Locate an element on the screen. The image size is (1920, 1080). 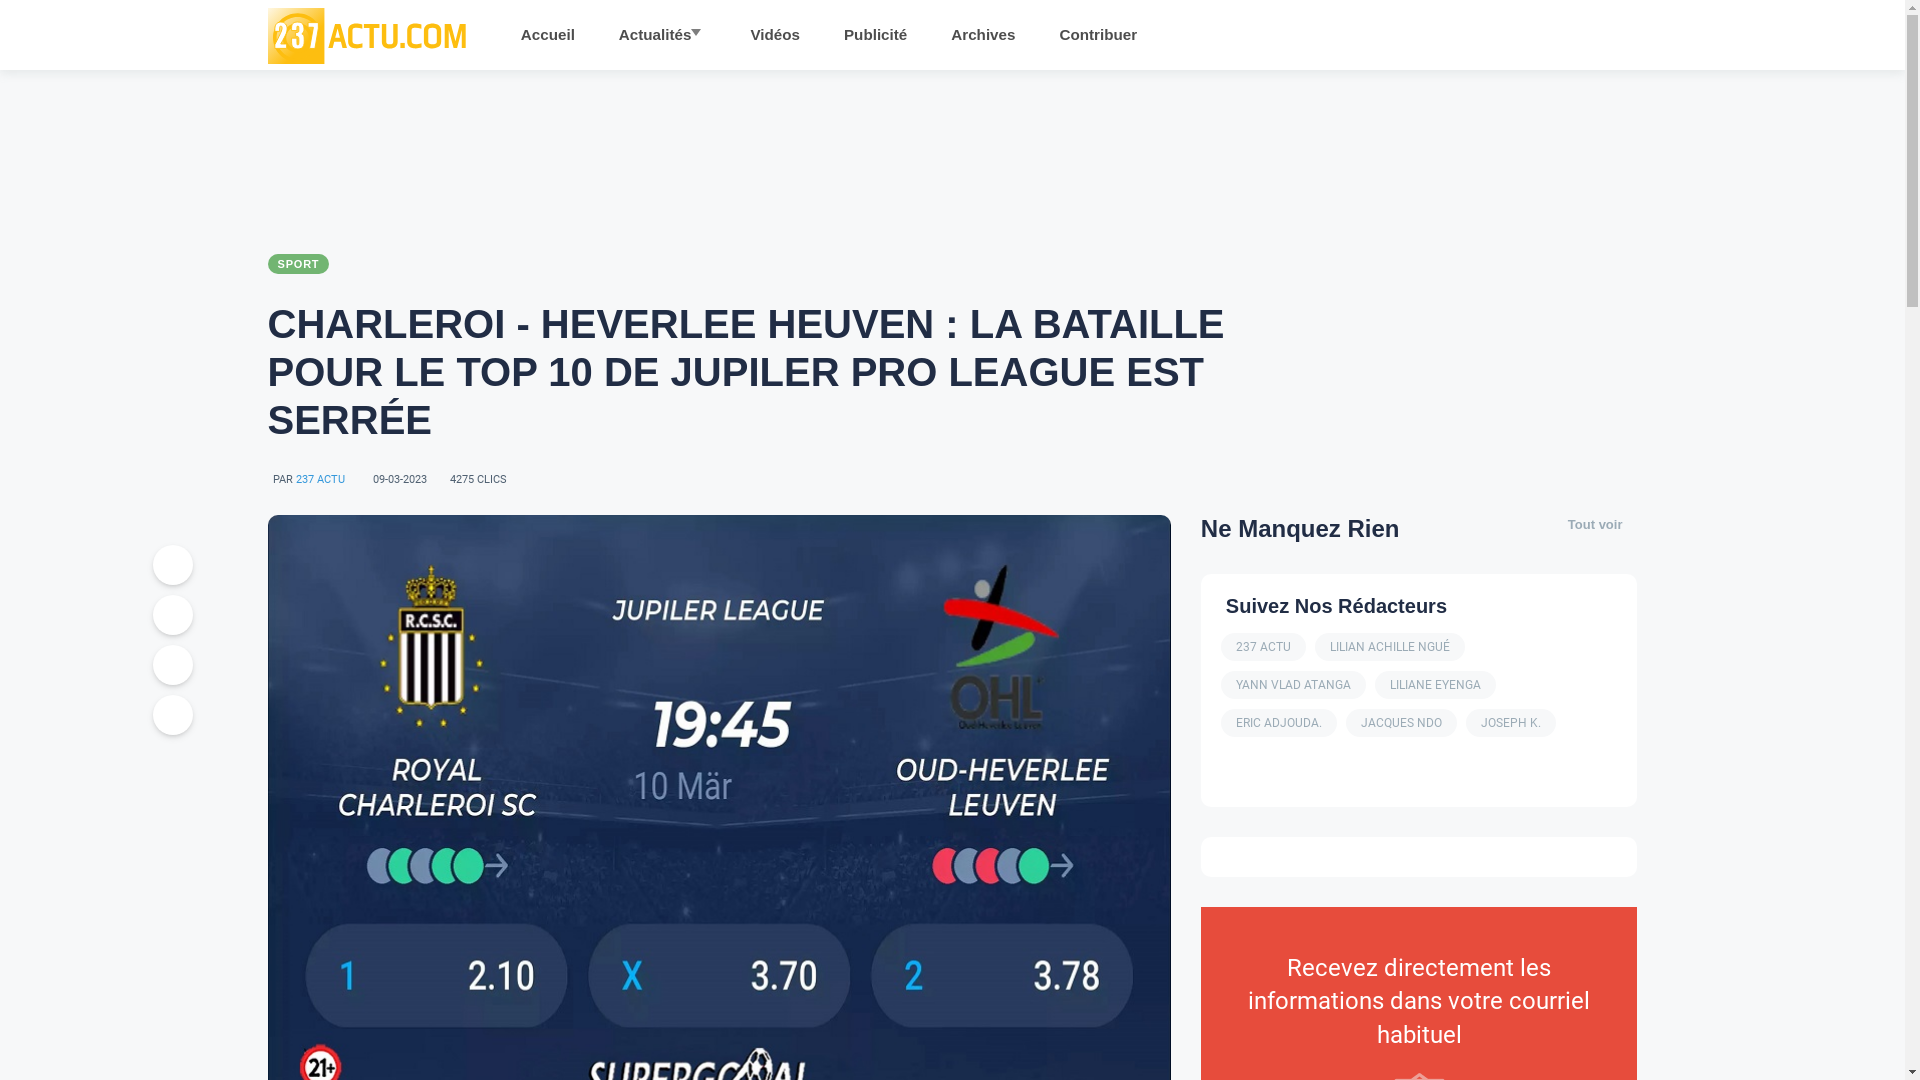
'Contribuer' is located at coordinates (1097, 42).